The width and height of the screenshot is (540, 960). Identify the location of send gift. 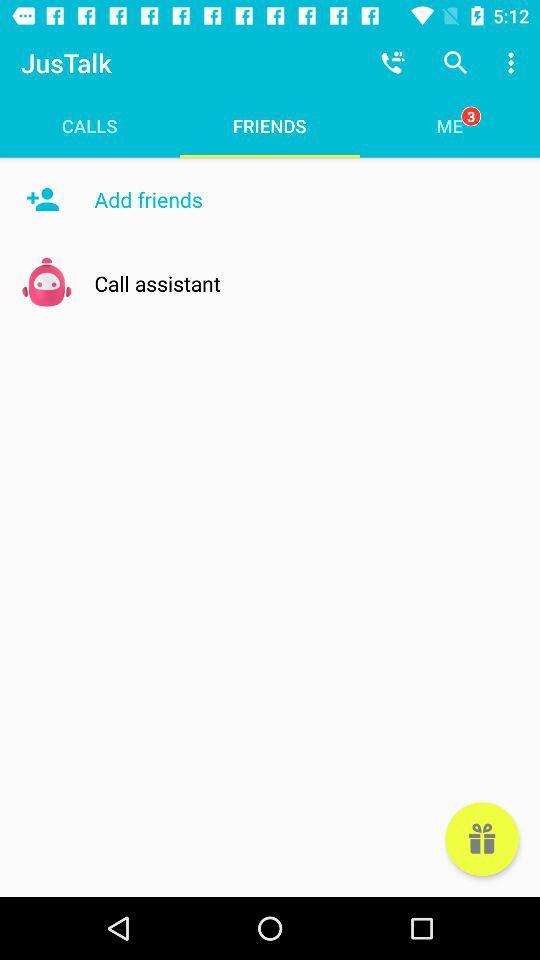
(481, 839).